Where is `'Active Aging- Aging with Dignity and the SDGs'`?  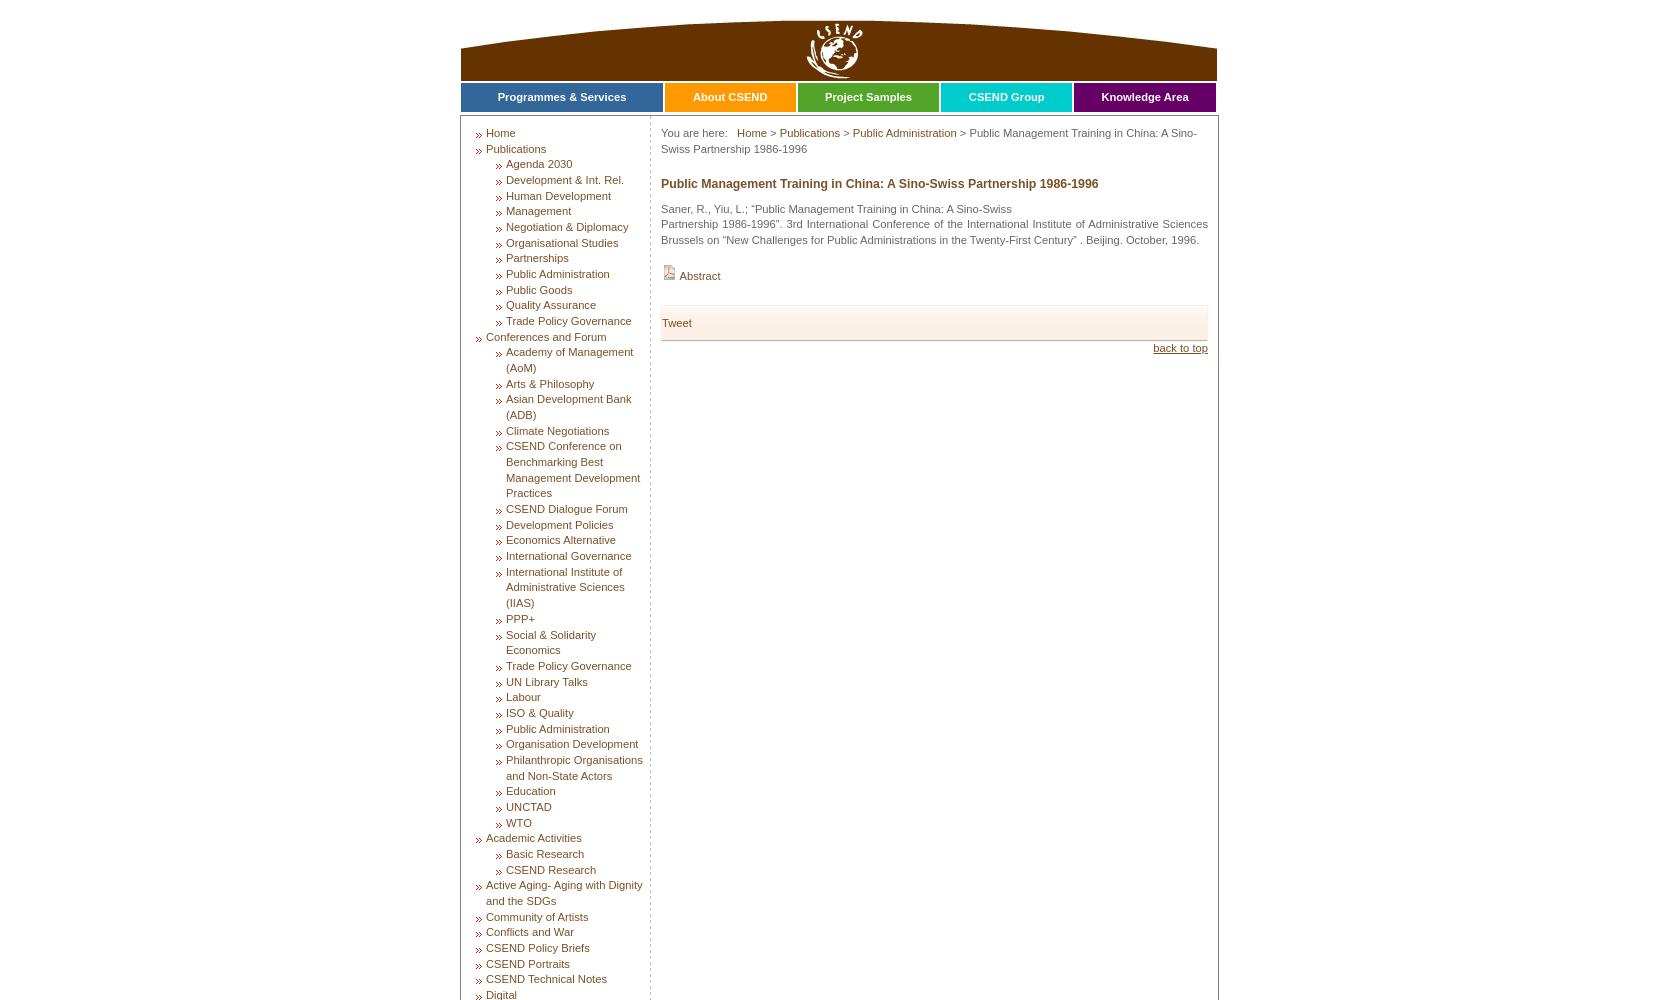 'Active Aging- Aging with Dignity and the SDGs' is located at coordinates (563, 892).